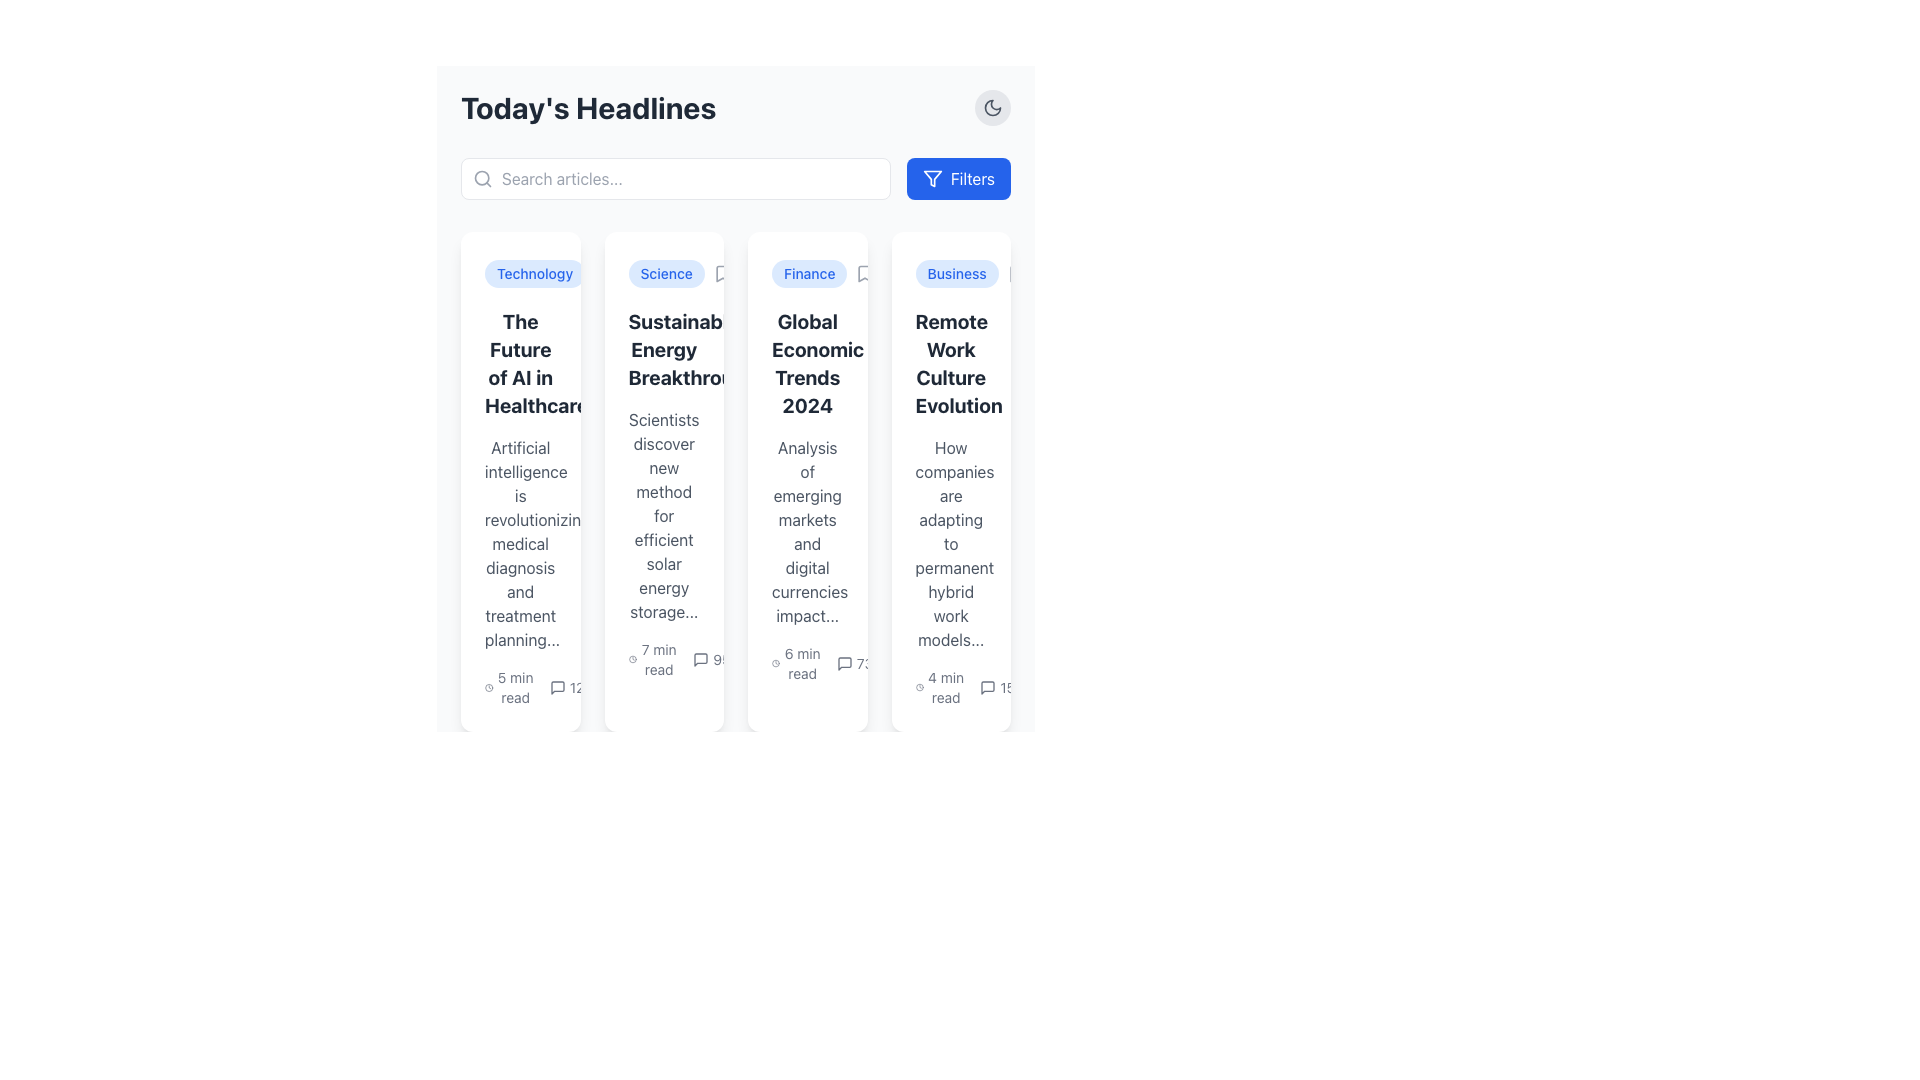 The height and width of the screenshot is (1080, 1920). I want to click on the bold text label 'Today's Headlines' located at the top left of the interface, styled in a large dark font against a light background, so click(587, 108).